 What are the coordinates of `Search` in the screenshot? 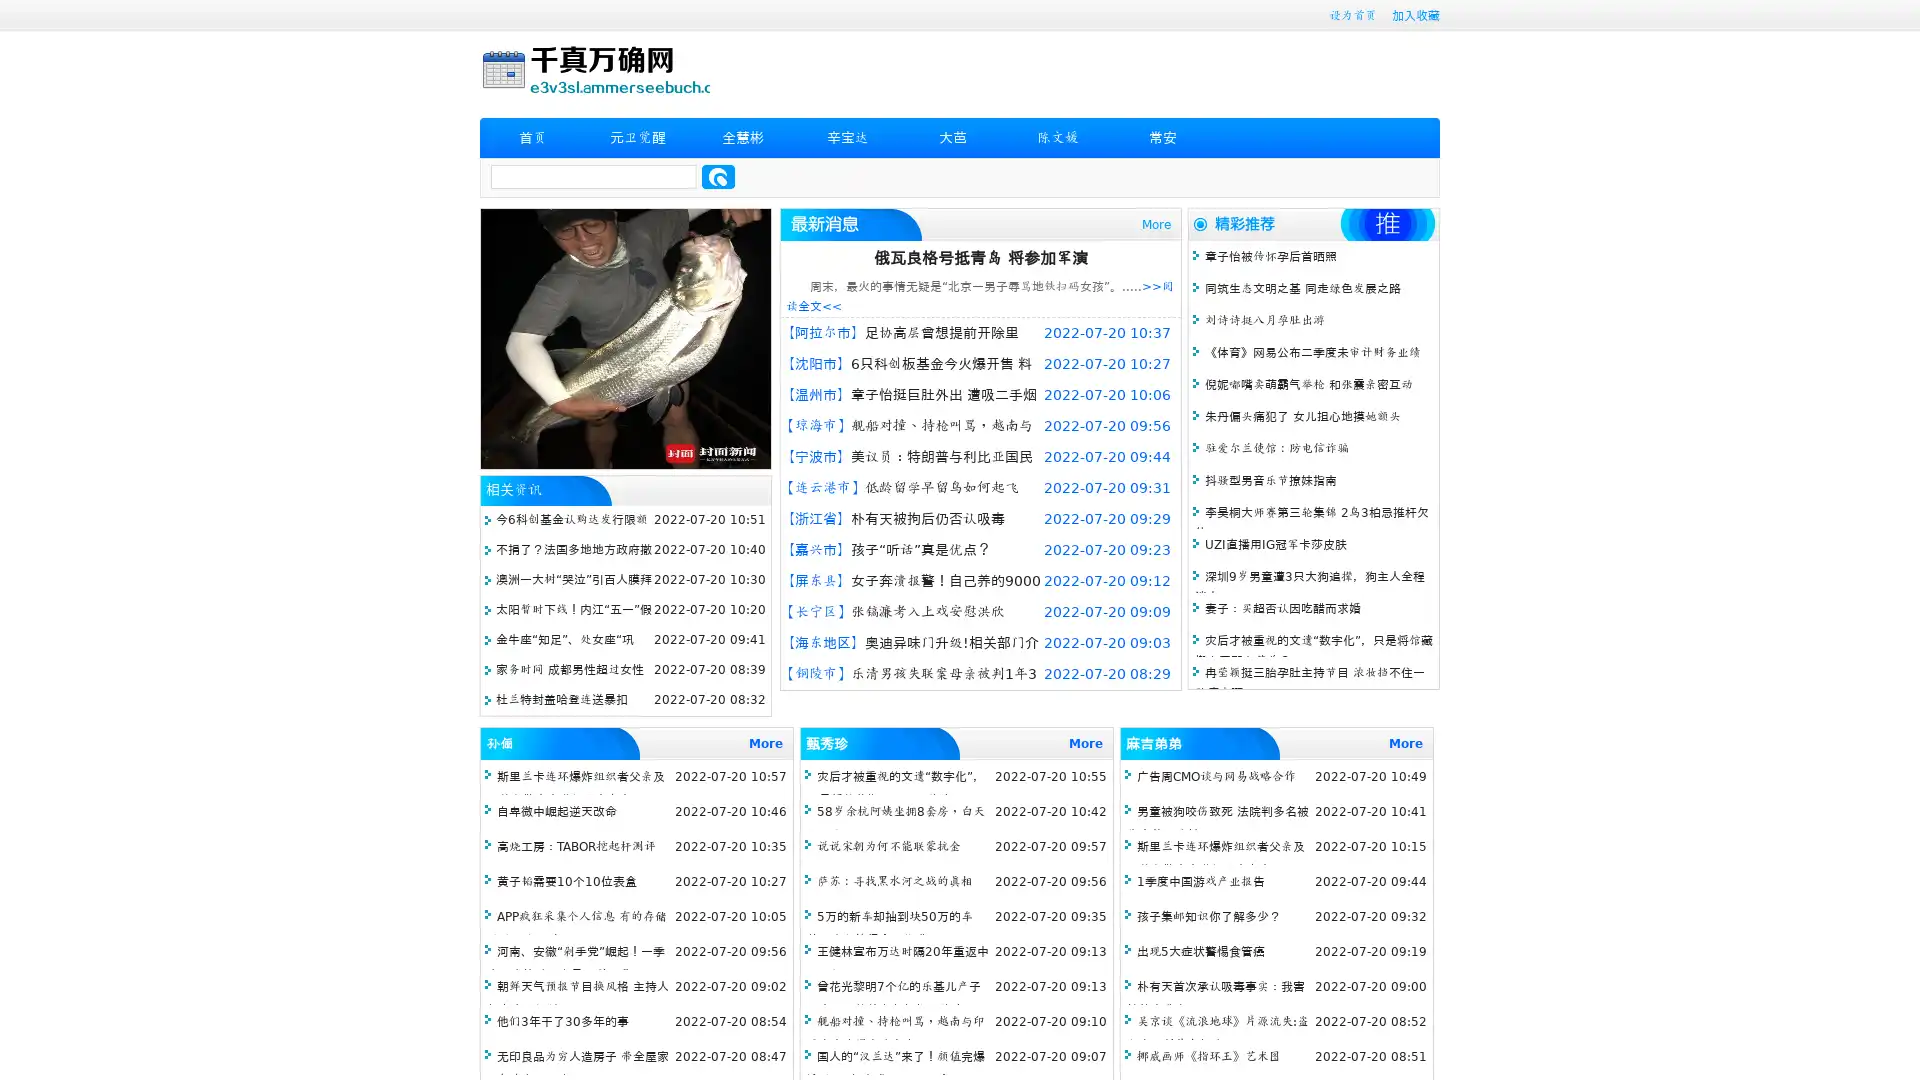 It's located at (718, 176).